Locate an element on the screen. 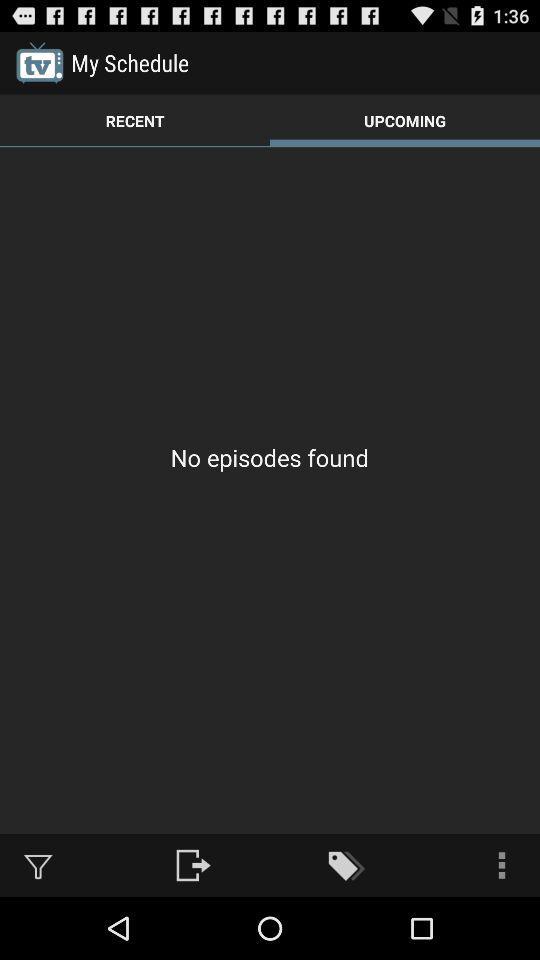 This screenshot has height=960, width=540. the icon to the left of the upcoming icon is located at coordinates (135, 120).